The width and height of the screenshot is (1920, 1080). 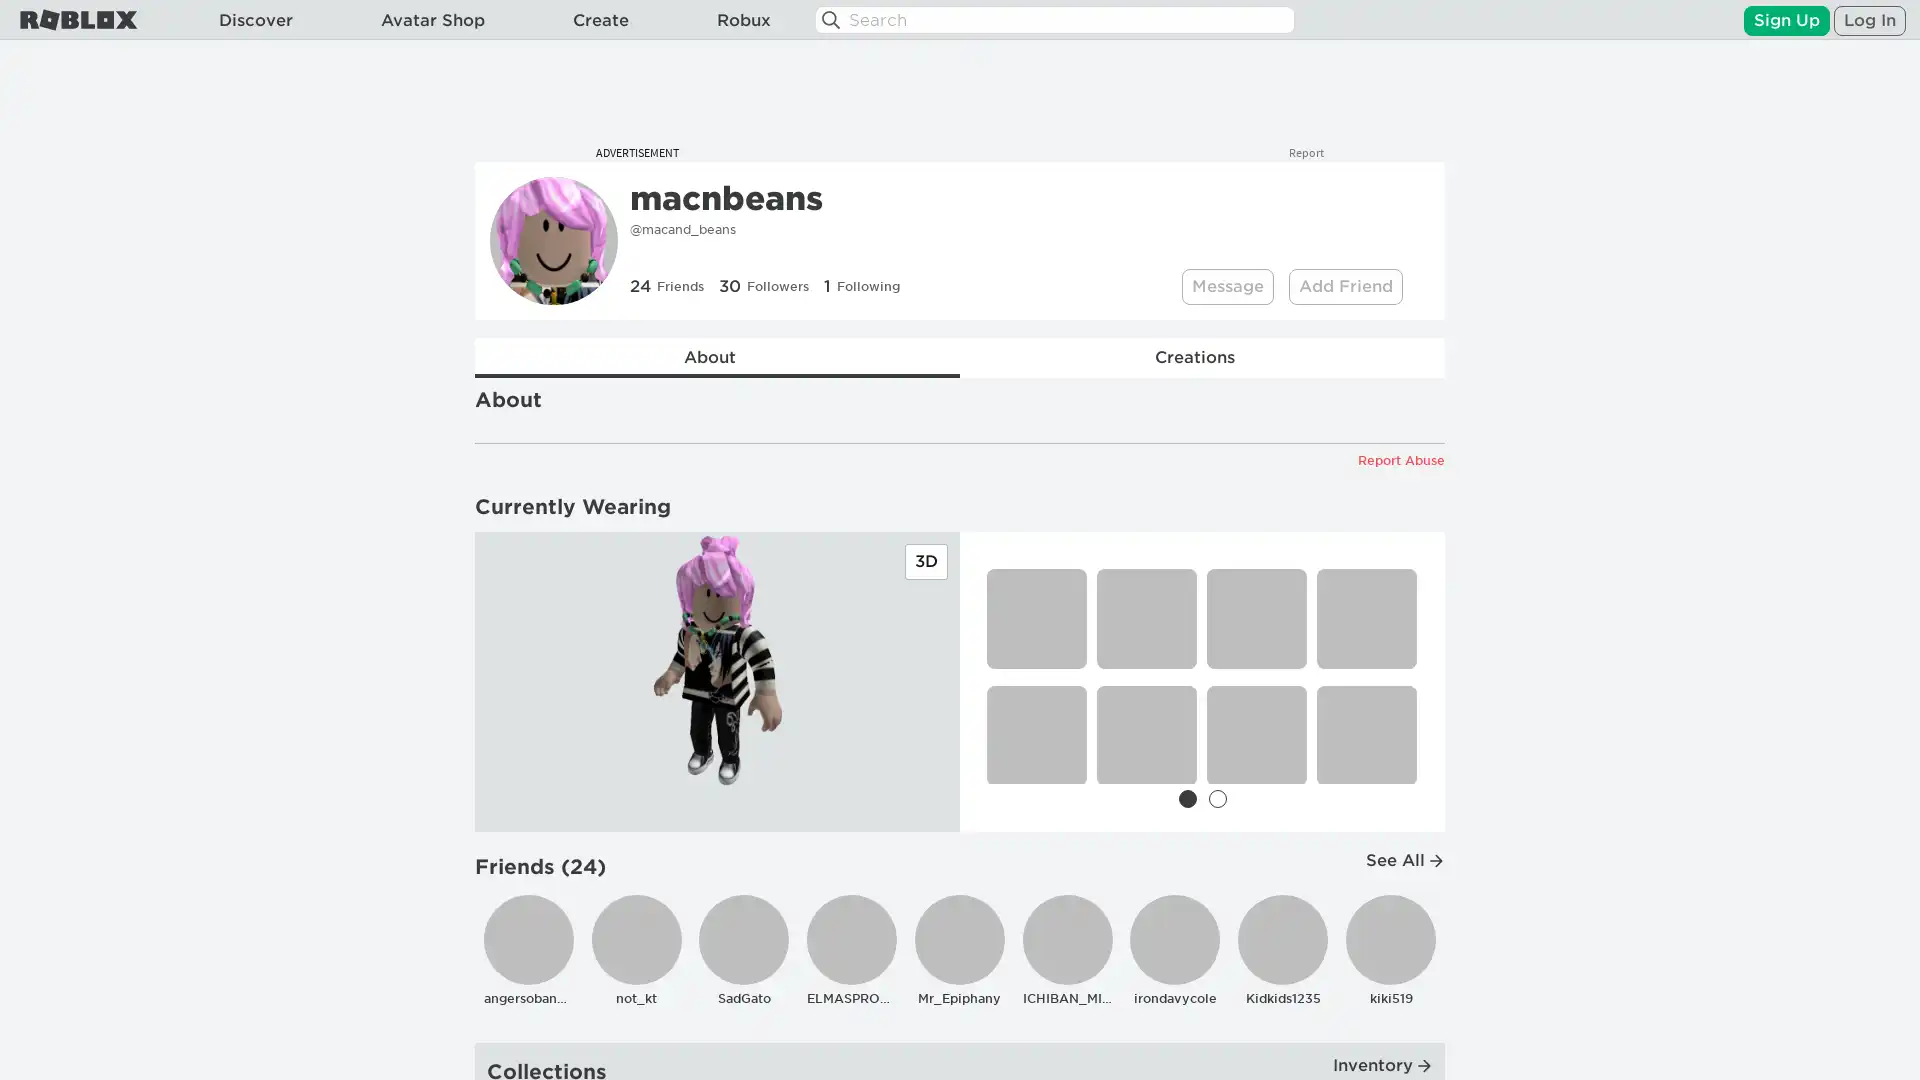 What do you see at coordinates (1345, 286) in the screenshot?
I see `Add Friend` at bounding box center [1345, 286].